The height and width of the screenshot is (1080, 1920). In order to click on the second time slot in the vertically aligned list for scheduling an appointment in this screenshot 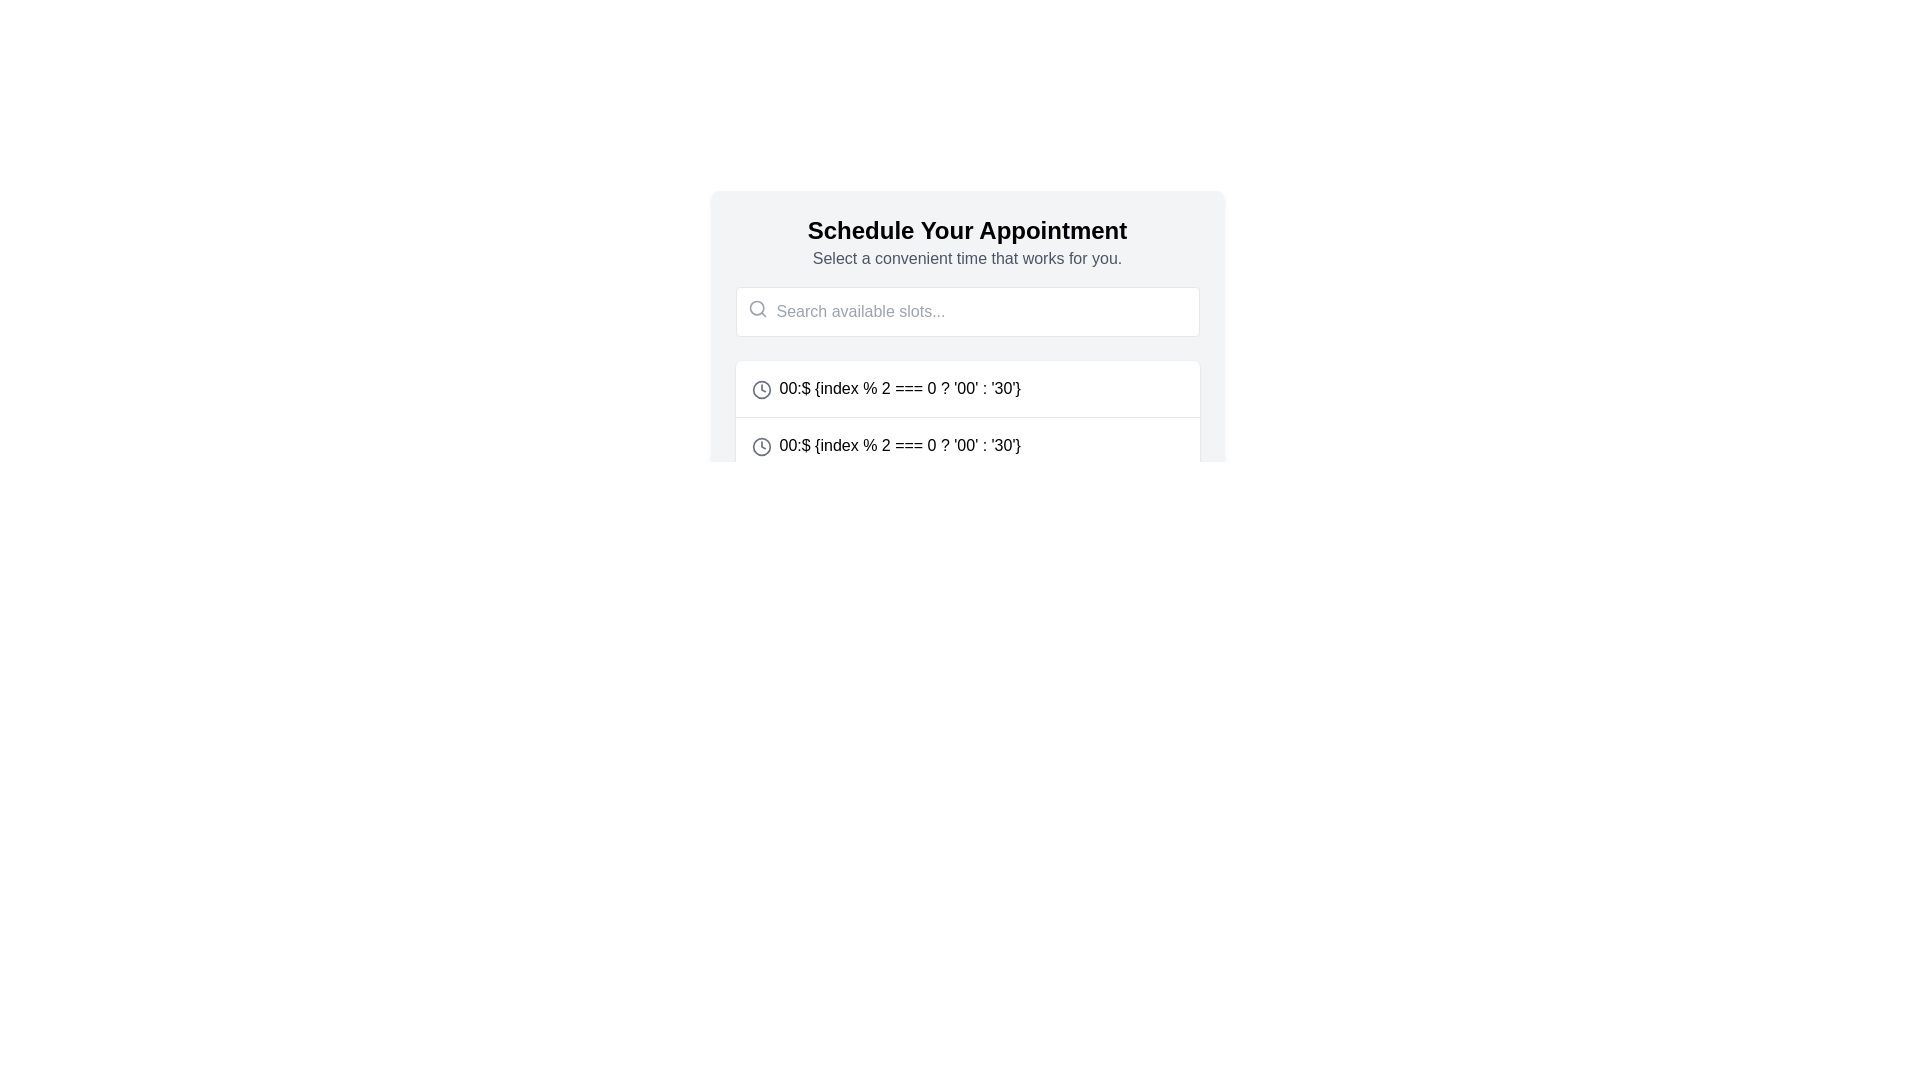, I will do `click(885, 445)`.